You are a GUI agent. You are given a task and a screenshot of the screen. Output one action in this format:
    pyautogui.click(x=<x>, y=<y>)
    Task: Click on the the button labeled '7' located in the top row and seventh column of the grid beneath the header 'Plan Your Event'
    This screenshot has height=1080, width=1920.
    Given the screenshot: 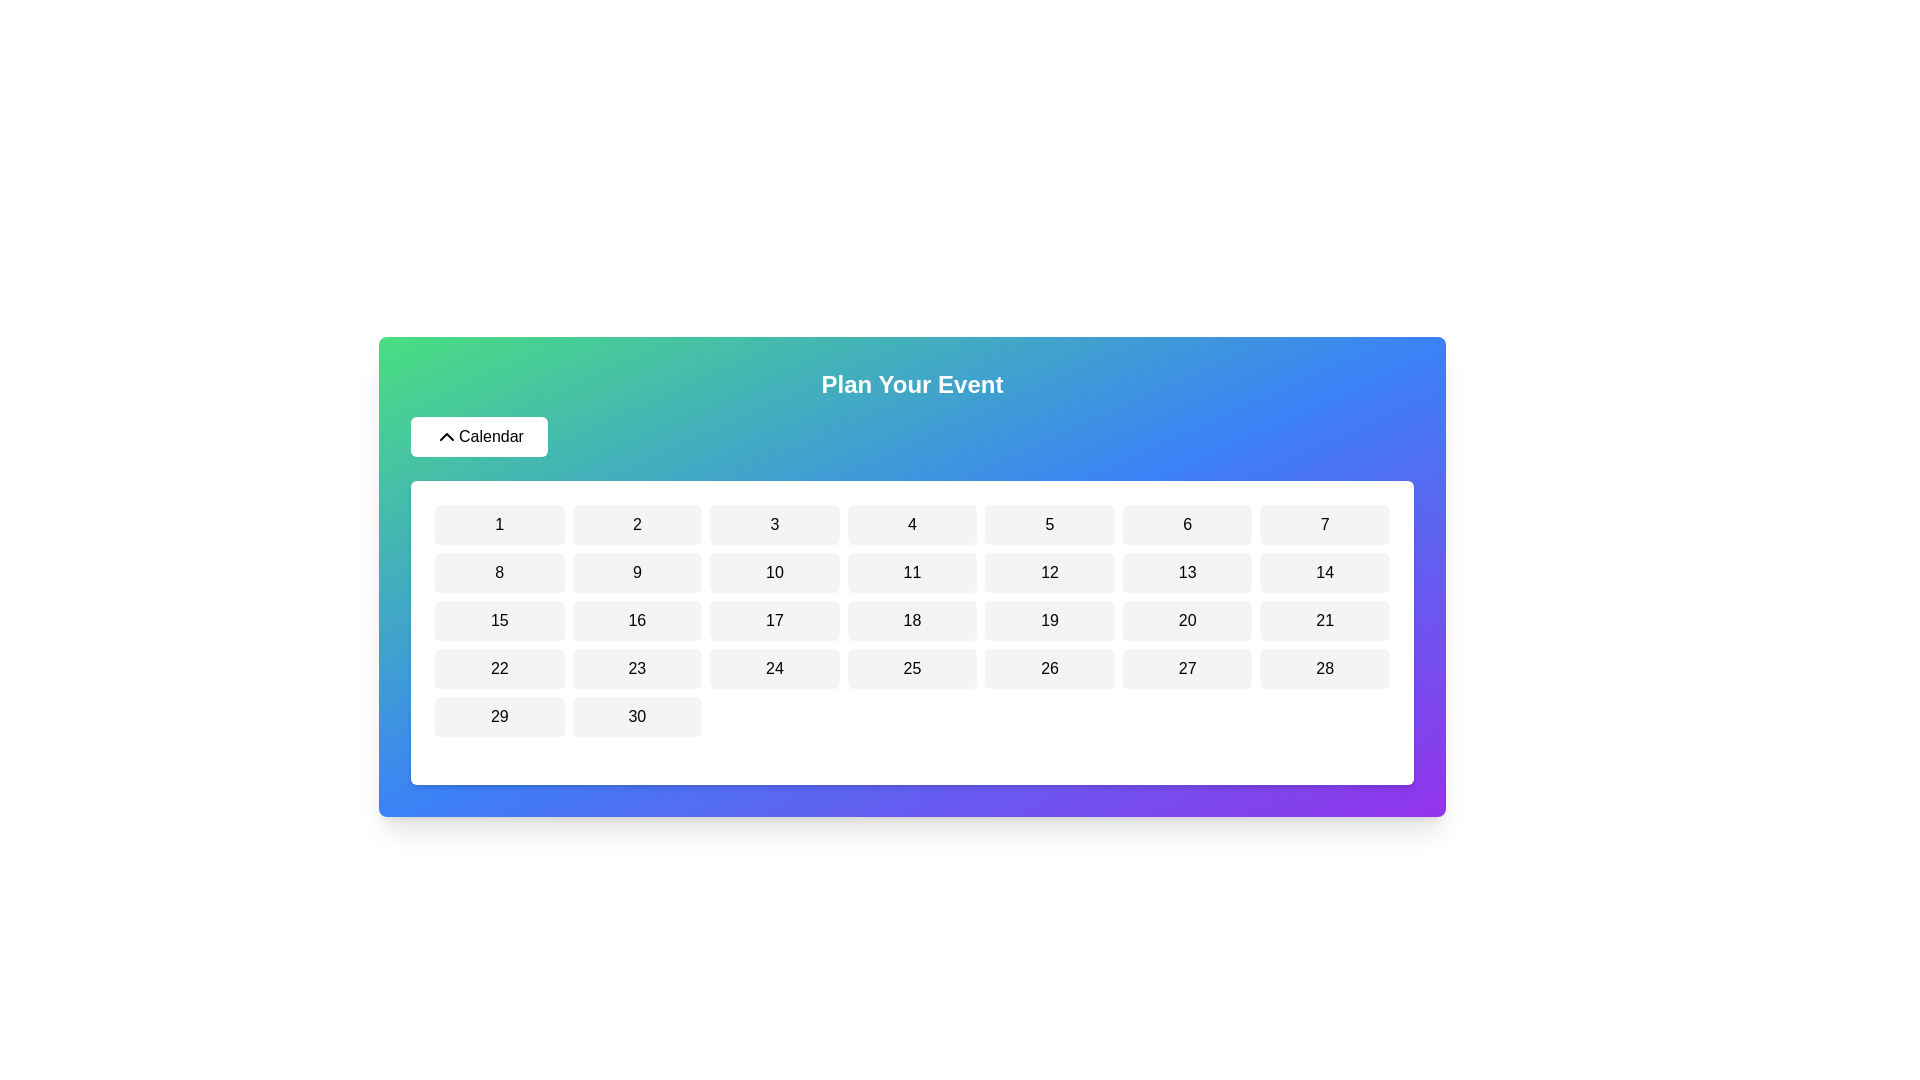 What is the action you would take?
    pyautogui.click(x=1325, y=523)
    